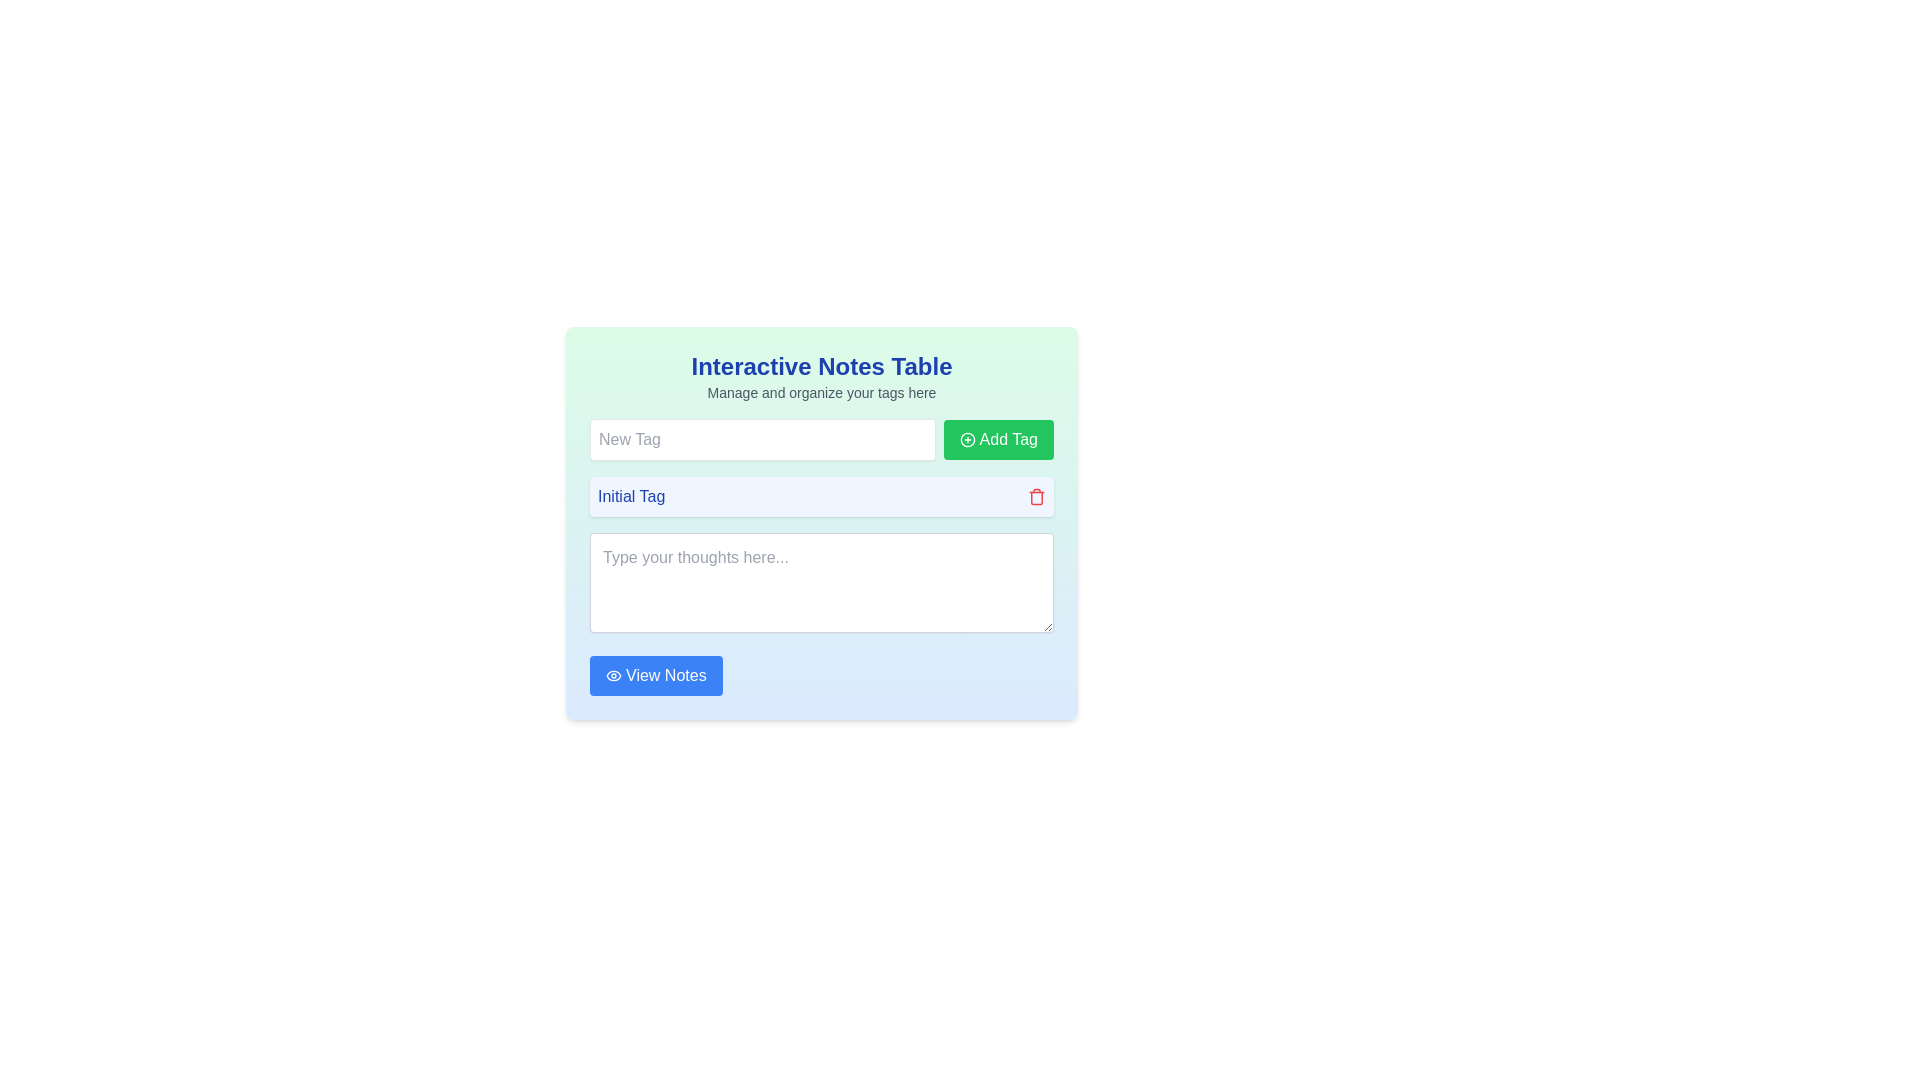 This screenshot has width=1920, height=1080. What do you see at coordinates (967, 438) in the screenshot?
I see `the SVG circle element that represents the 'Add Tag' button, located to the right of the 'New Tag' text field` at bounding box center [967, 438].